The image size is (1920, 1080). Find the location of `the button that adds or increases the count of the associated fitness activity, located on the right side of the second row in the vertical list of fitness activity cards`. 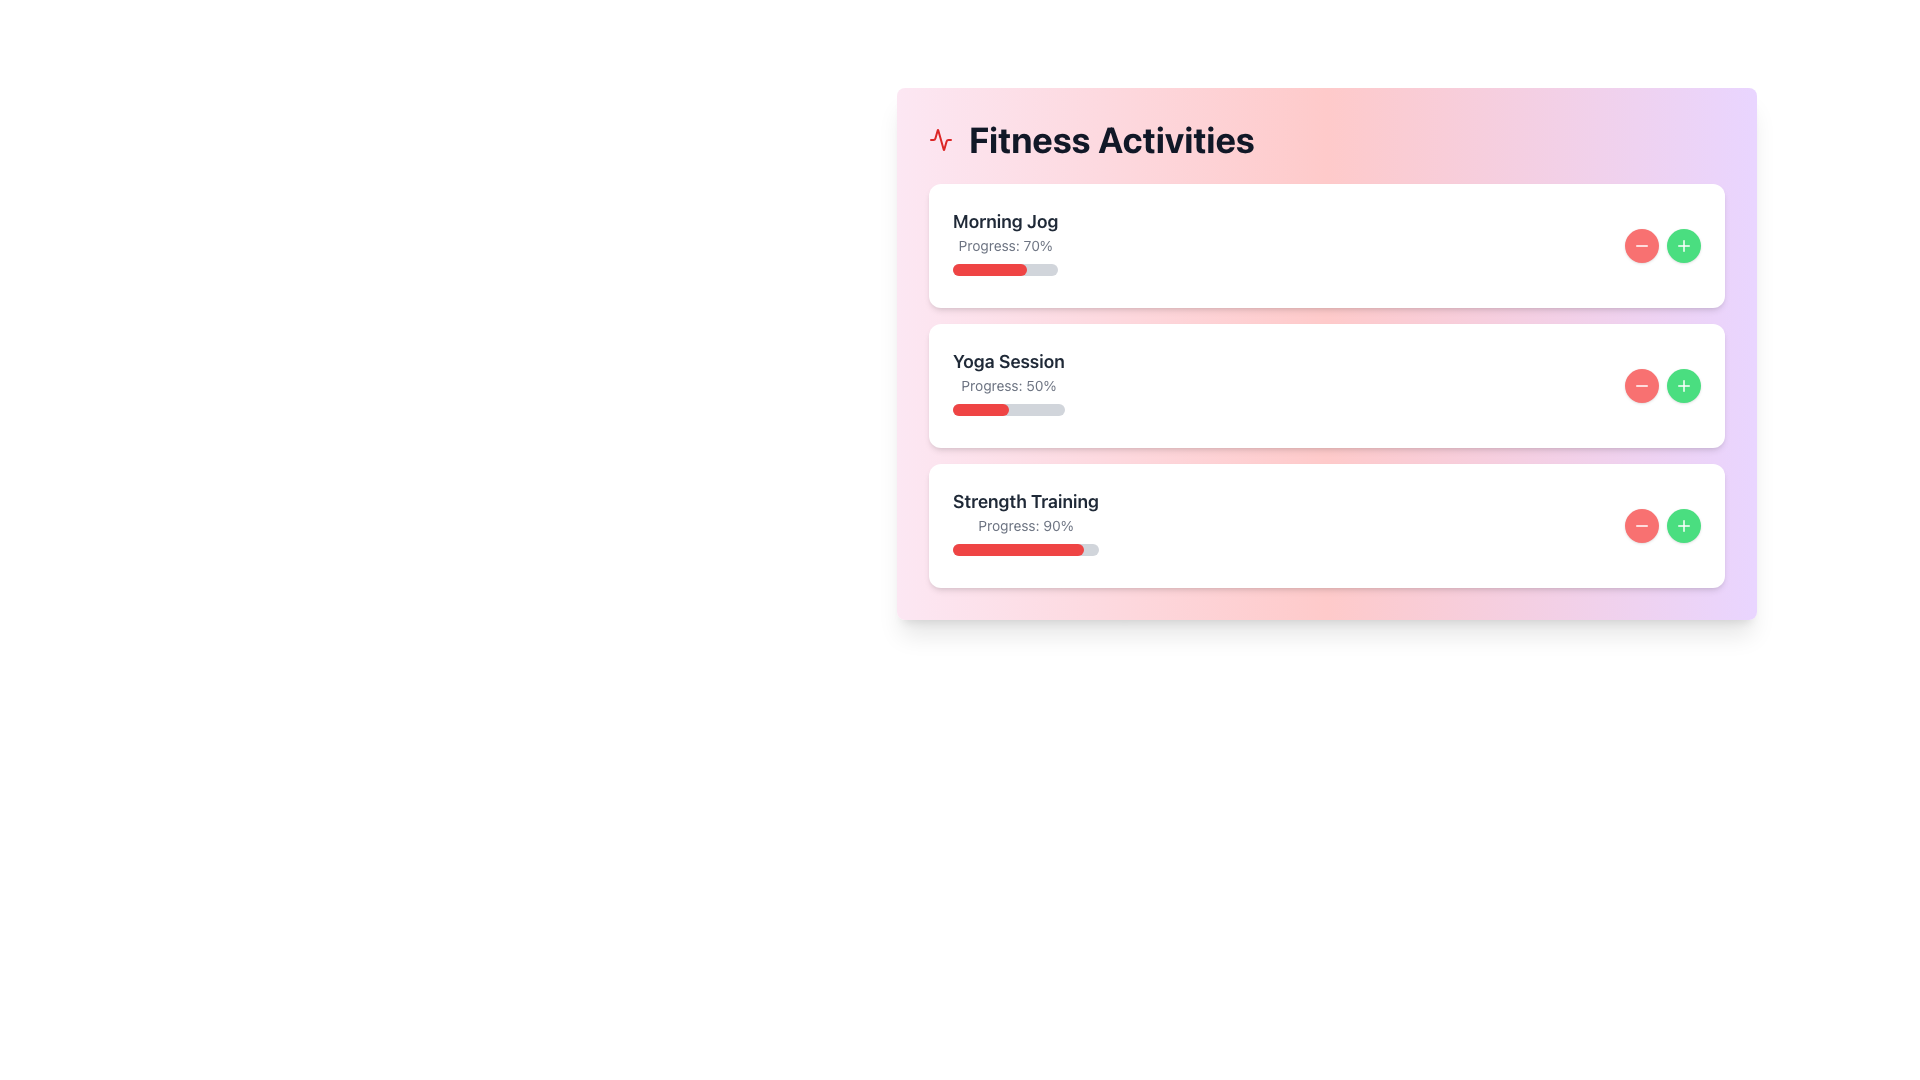

the button that adds or increases the count of the associated fitness activity, located on the right side of the second row in the vertical list of fitness activity cards is located at coordinates (1683, 245).